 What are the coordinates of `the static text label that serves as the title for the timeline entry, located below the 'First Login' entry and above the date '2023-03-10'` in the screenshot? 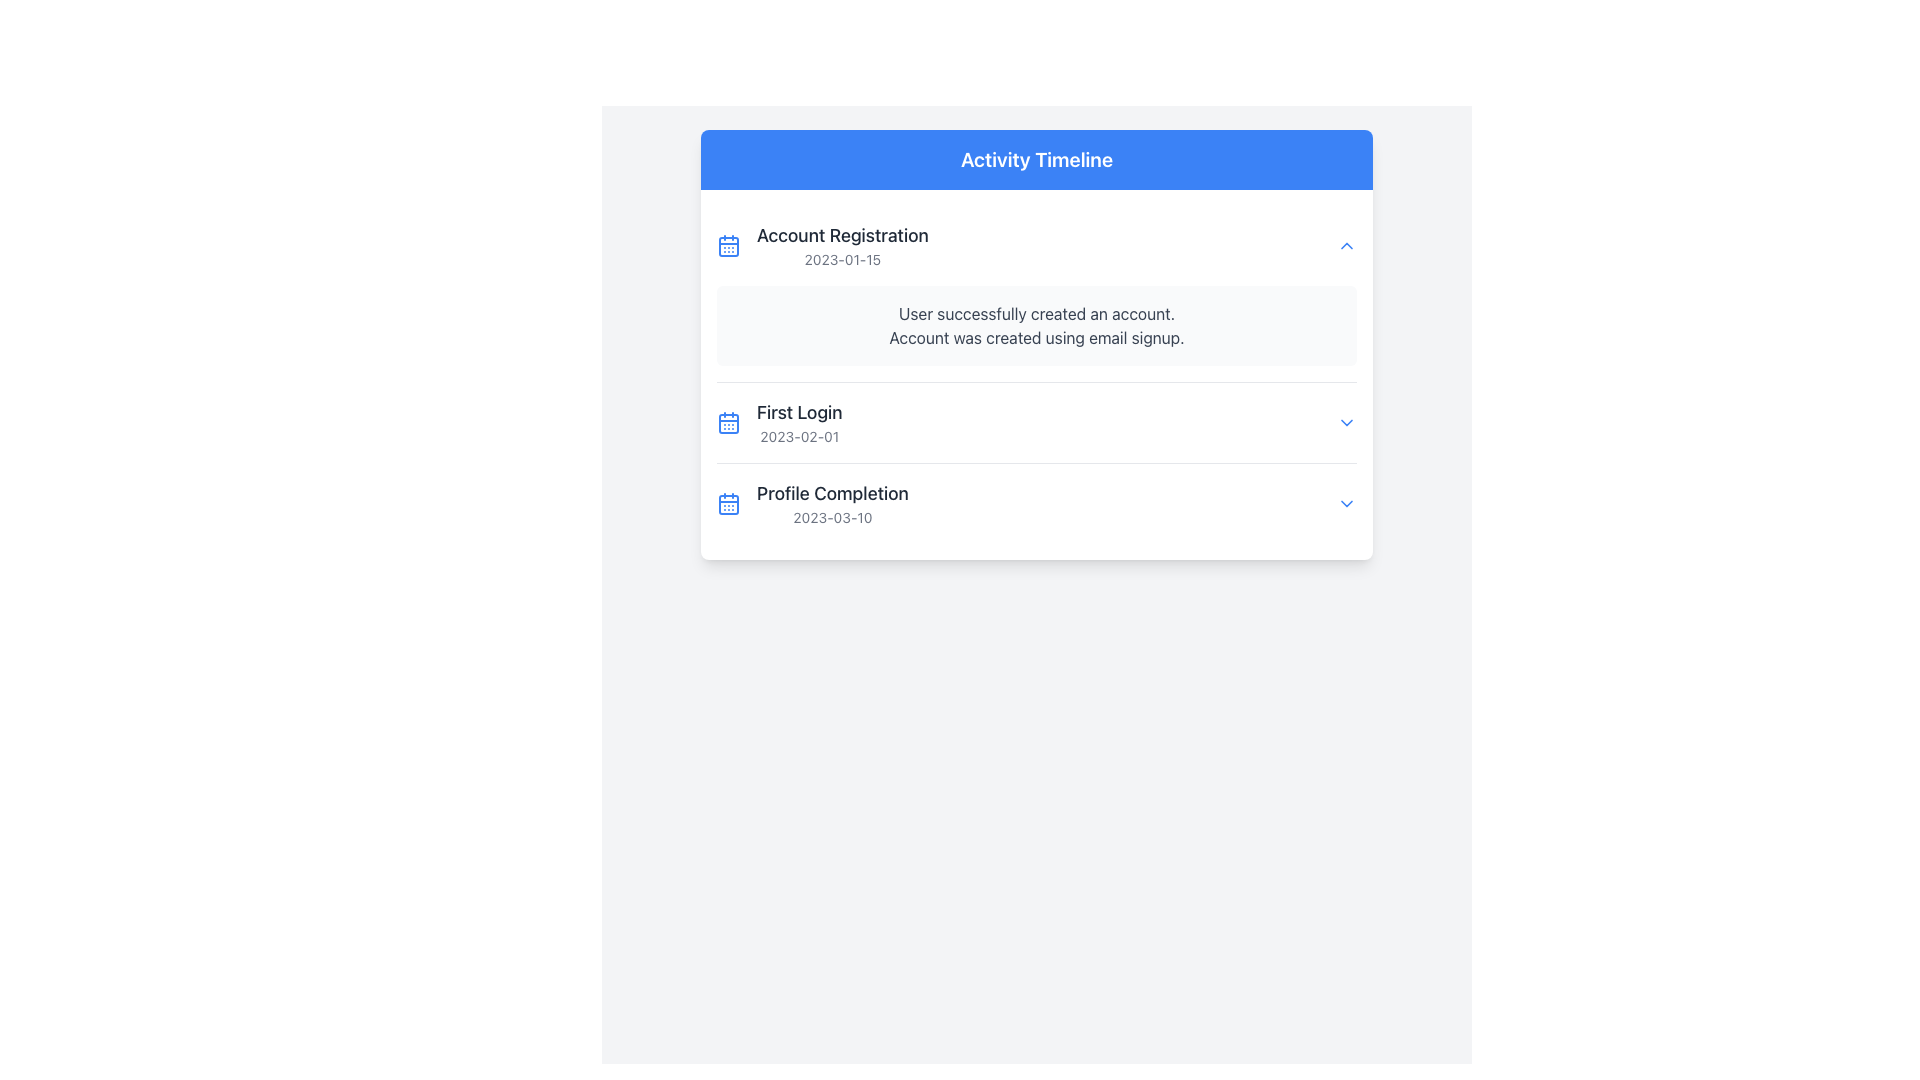 It's located at (832, 493).